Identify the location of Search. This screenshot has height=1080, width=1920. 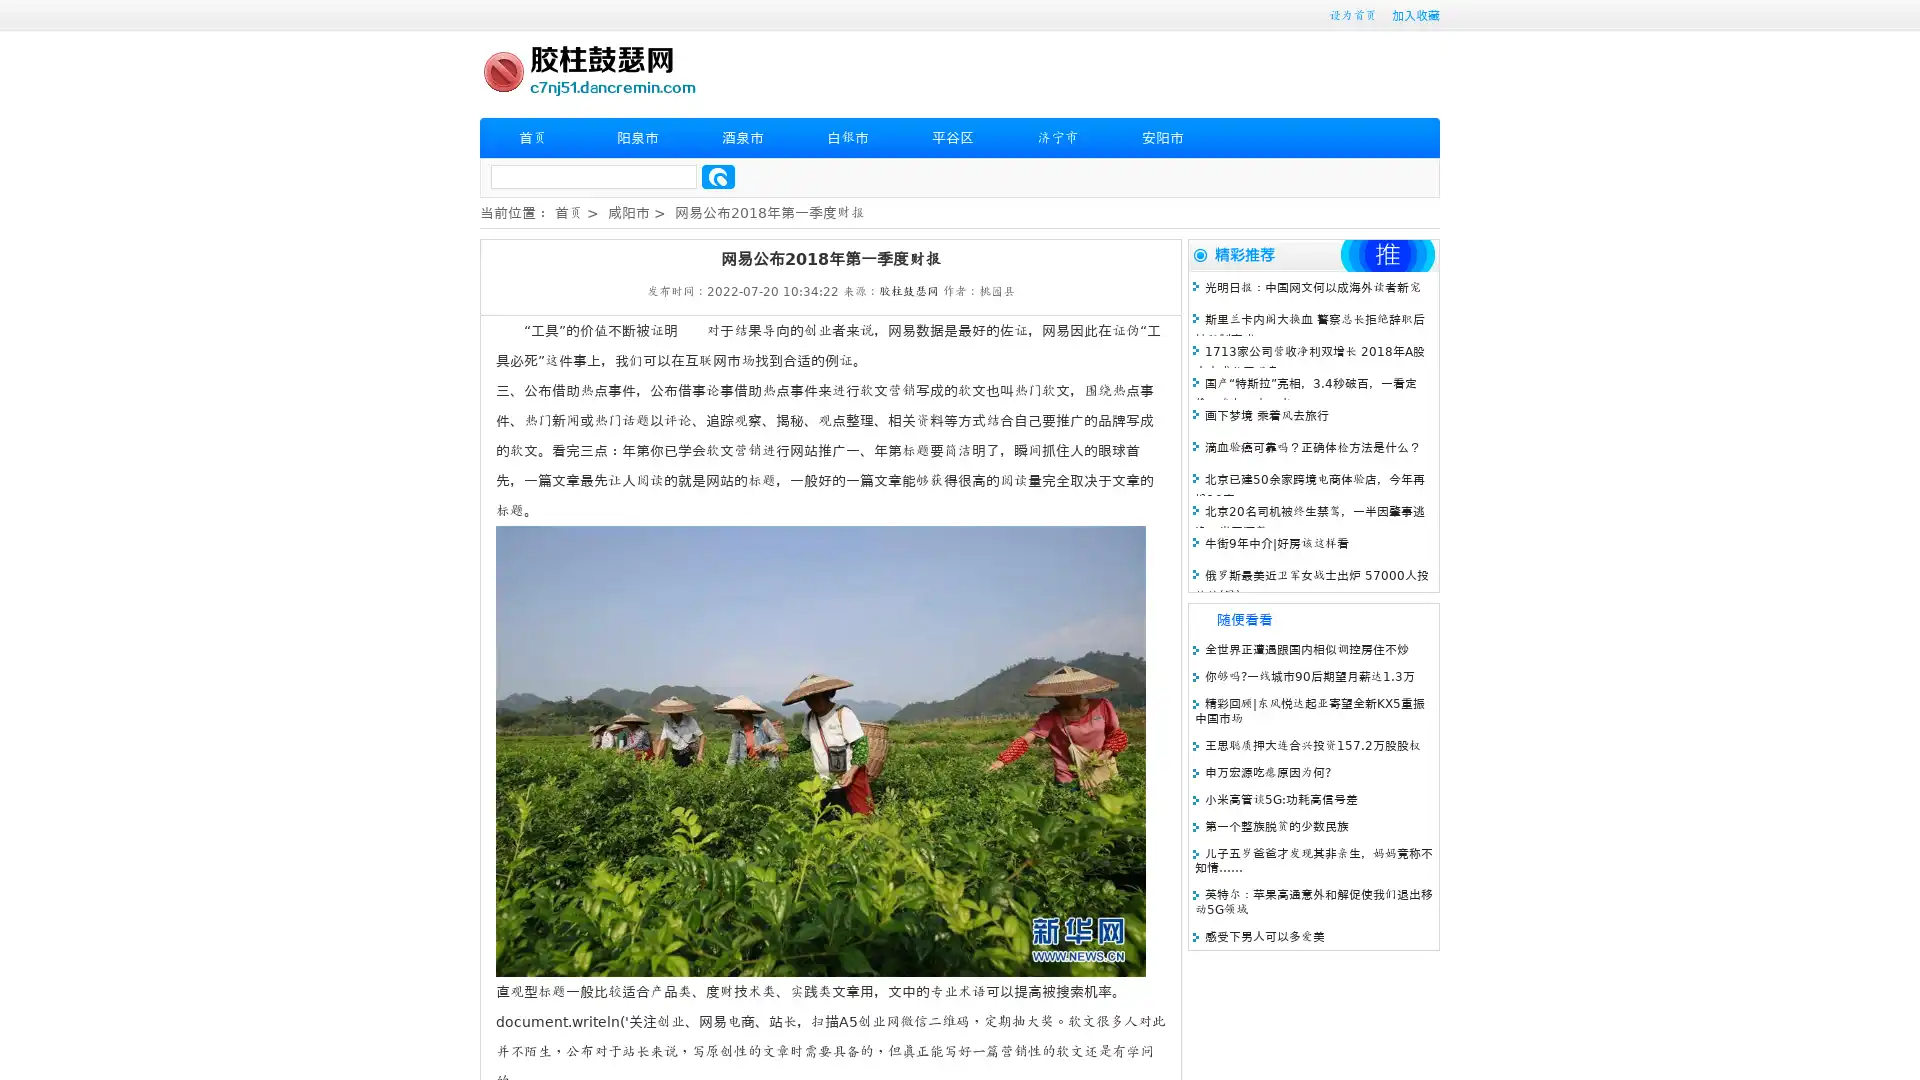
(718, 176).